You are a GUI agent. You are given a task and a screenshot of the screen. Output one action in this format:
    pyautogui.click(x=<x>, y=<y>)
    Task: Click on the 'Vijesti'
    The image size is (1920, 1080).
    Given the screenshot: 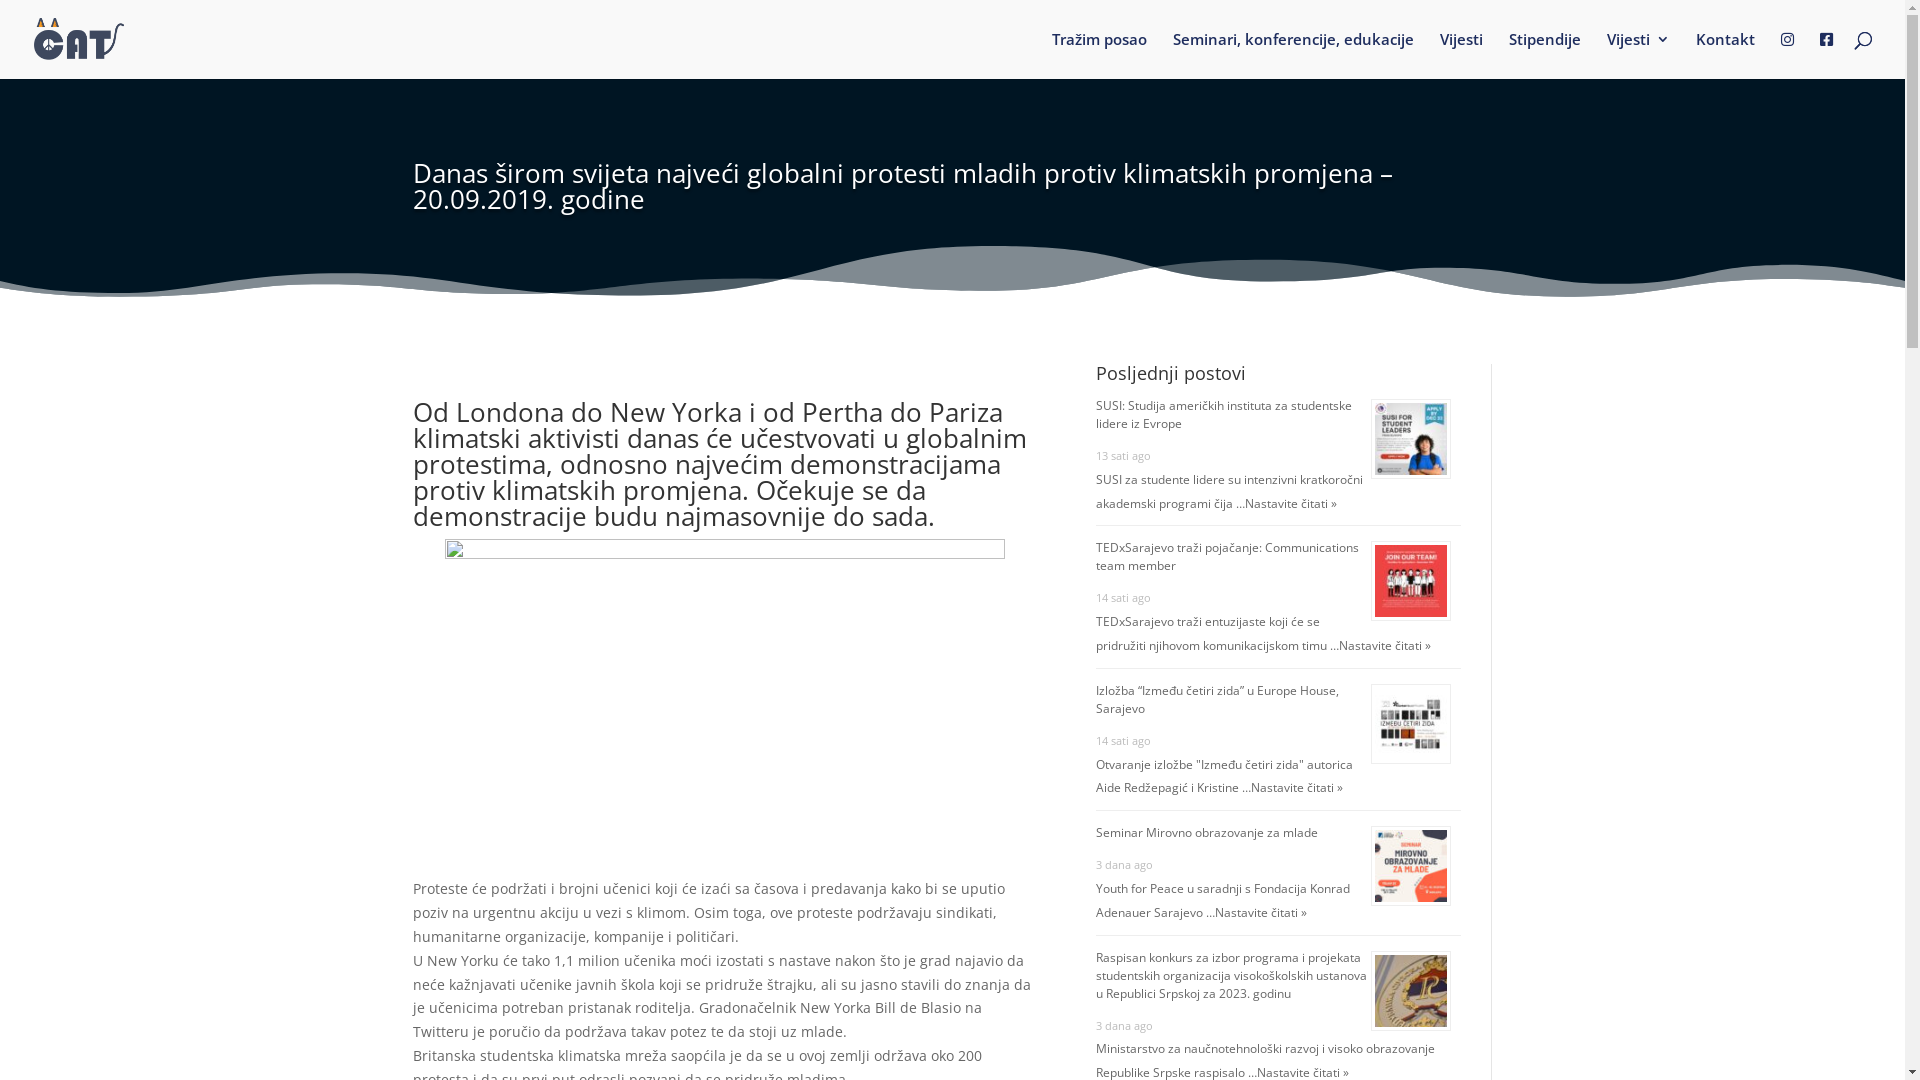 What is the action you would take?
    pyautogui.click(x=1638, y=53)
    